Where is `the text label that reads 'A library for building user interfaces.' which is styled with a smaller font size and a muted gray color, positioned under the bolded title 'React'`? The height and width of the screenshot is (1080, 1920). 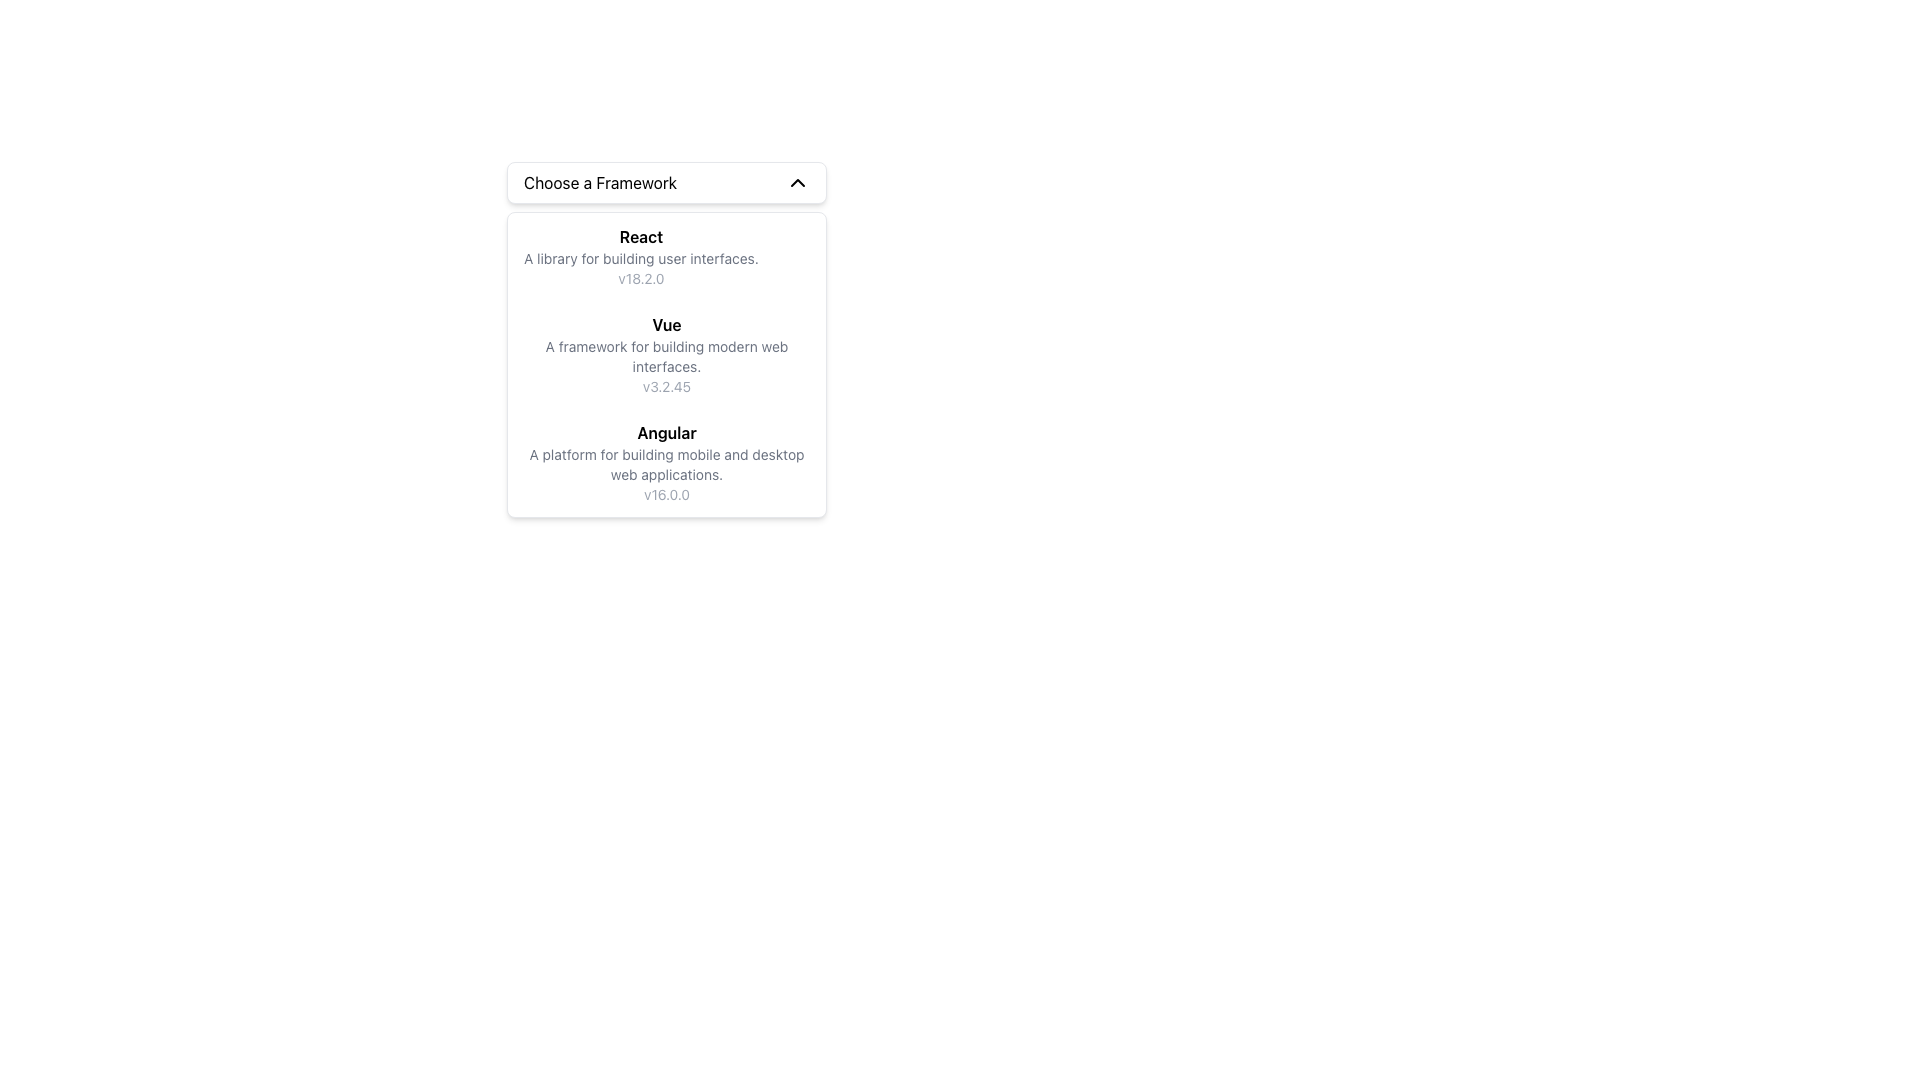 the text label that reads 'A library for building user interfaces.' which is styled with a smaller font size and a muted gray color, positioned under the bolded title 'React' is located at coordinates (641, 257).